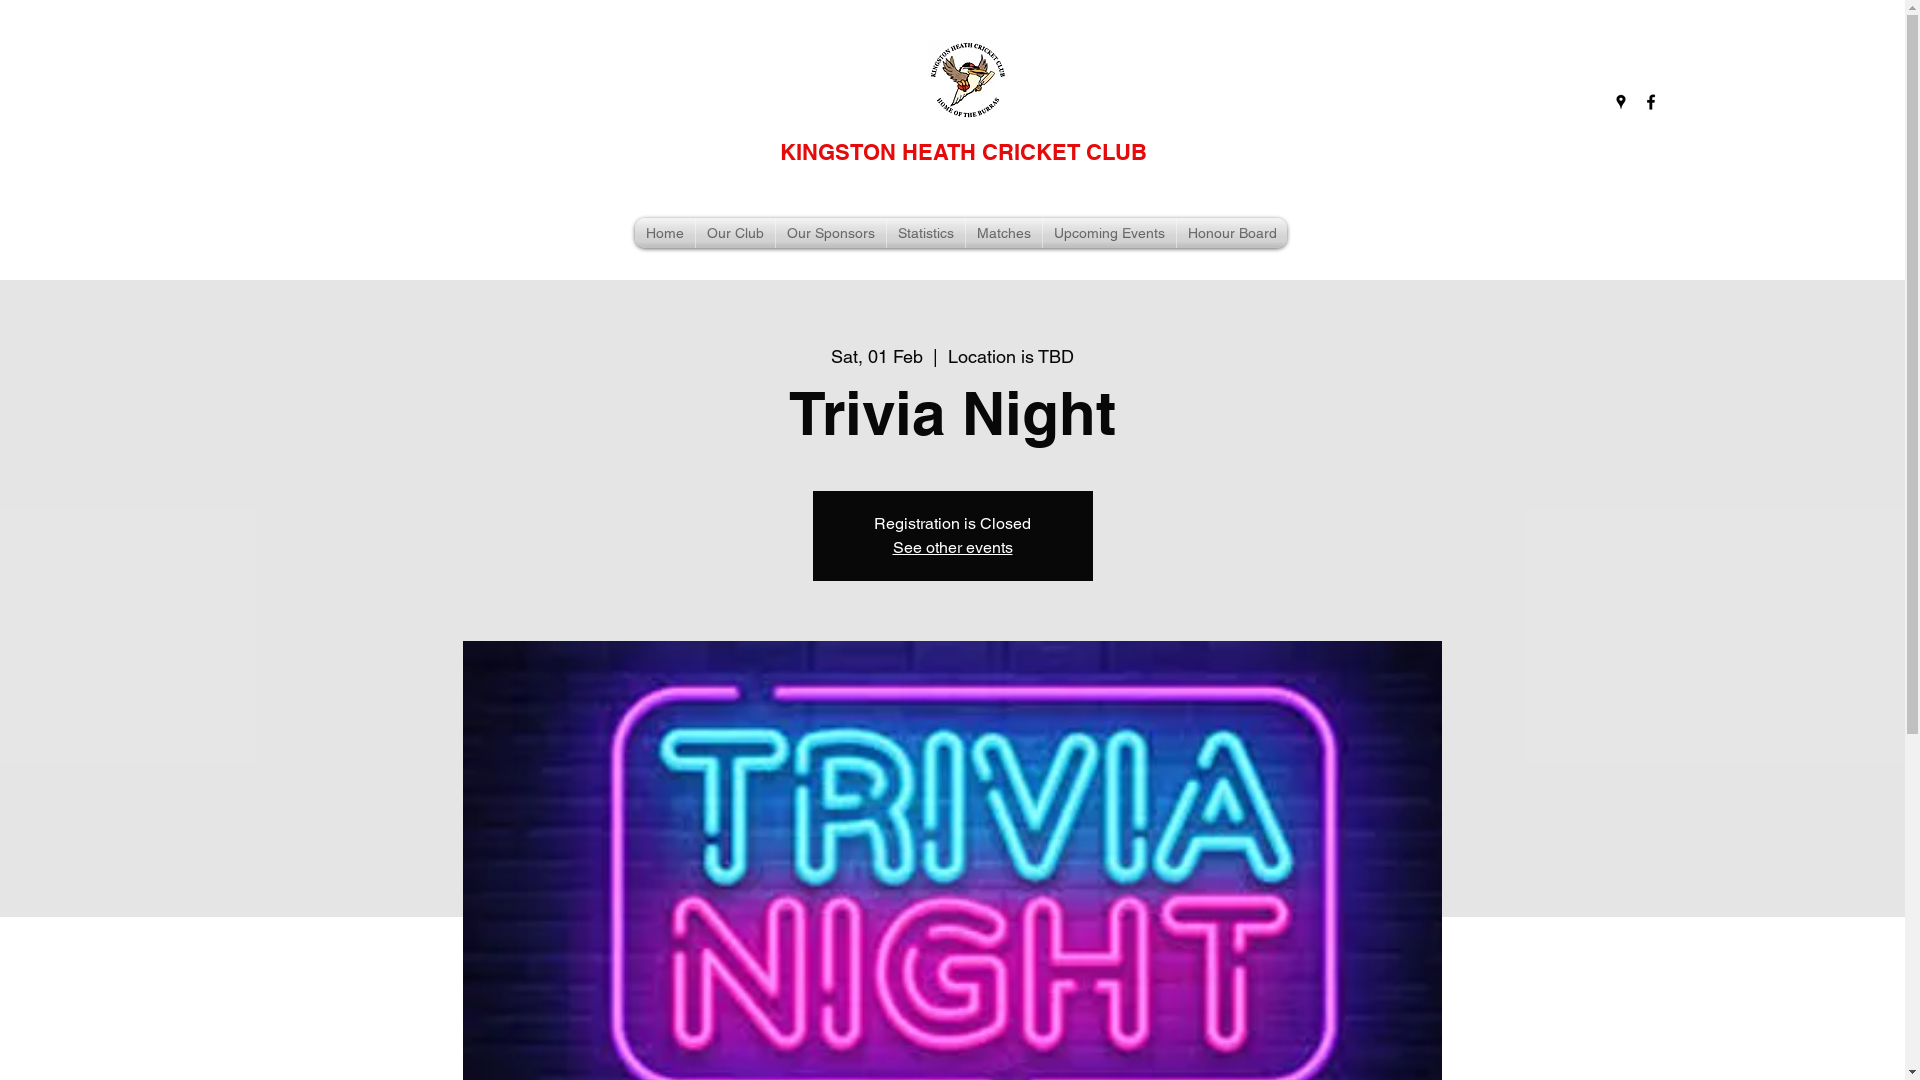 The height and width of the screenshot is (1080, 1920). What do you see at coordinates (633, 231) in the screenshot?
I see `'Home'` at bounding box center [633, 231].